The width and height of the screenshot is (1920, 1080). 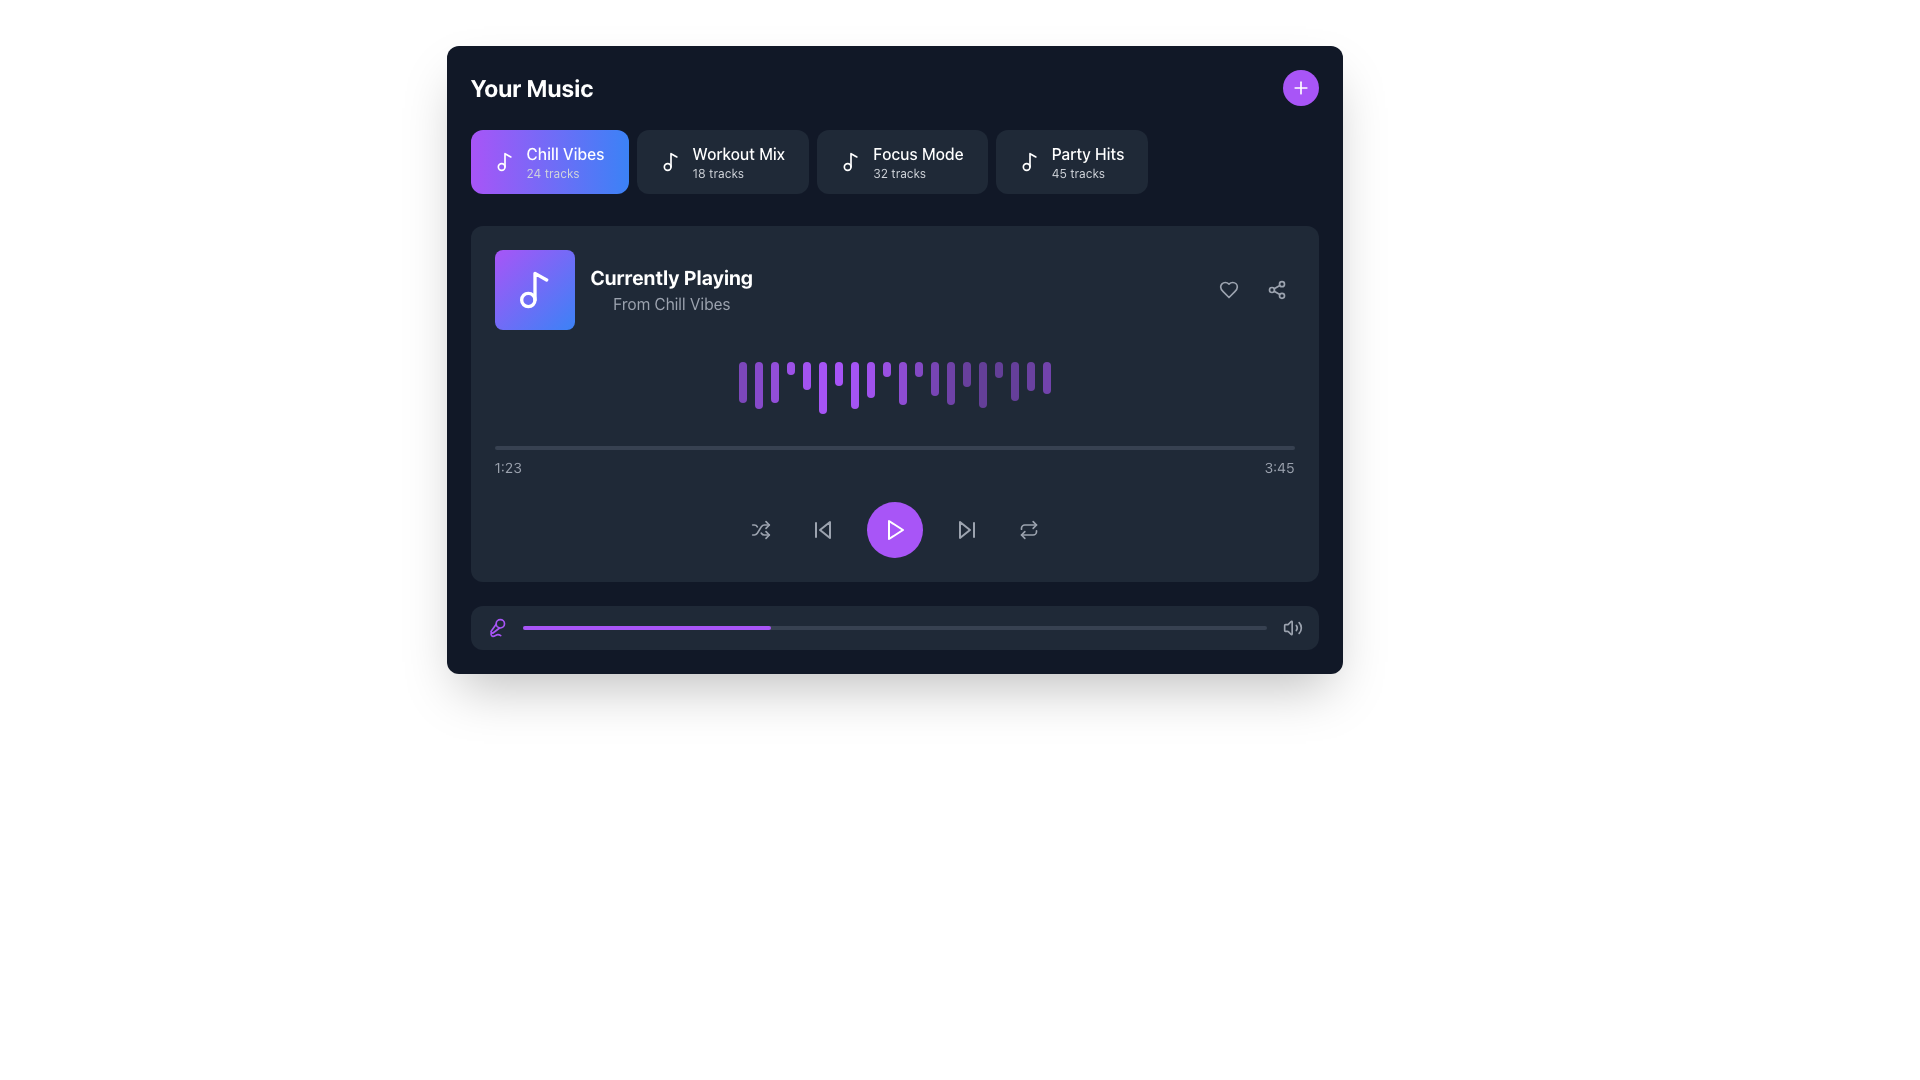 What do you see at coordinates (721, 161) in the screenshot?
I see `the Interactive button` at bounding box center [721, 161].